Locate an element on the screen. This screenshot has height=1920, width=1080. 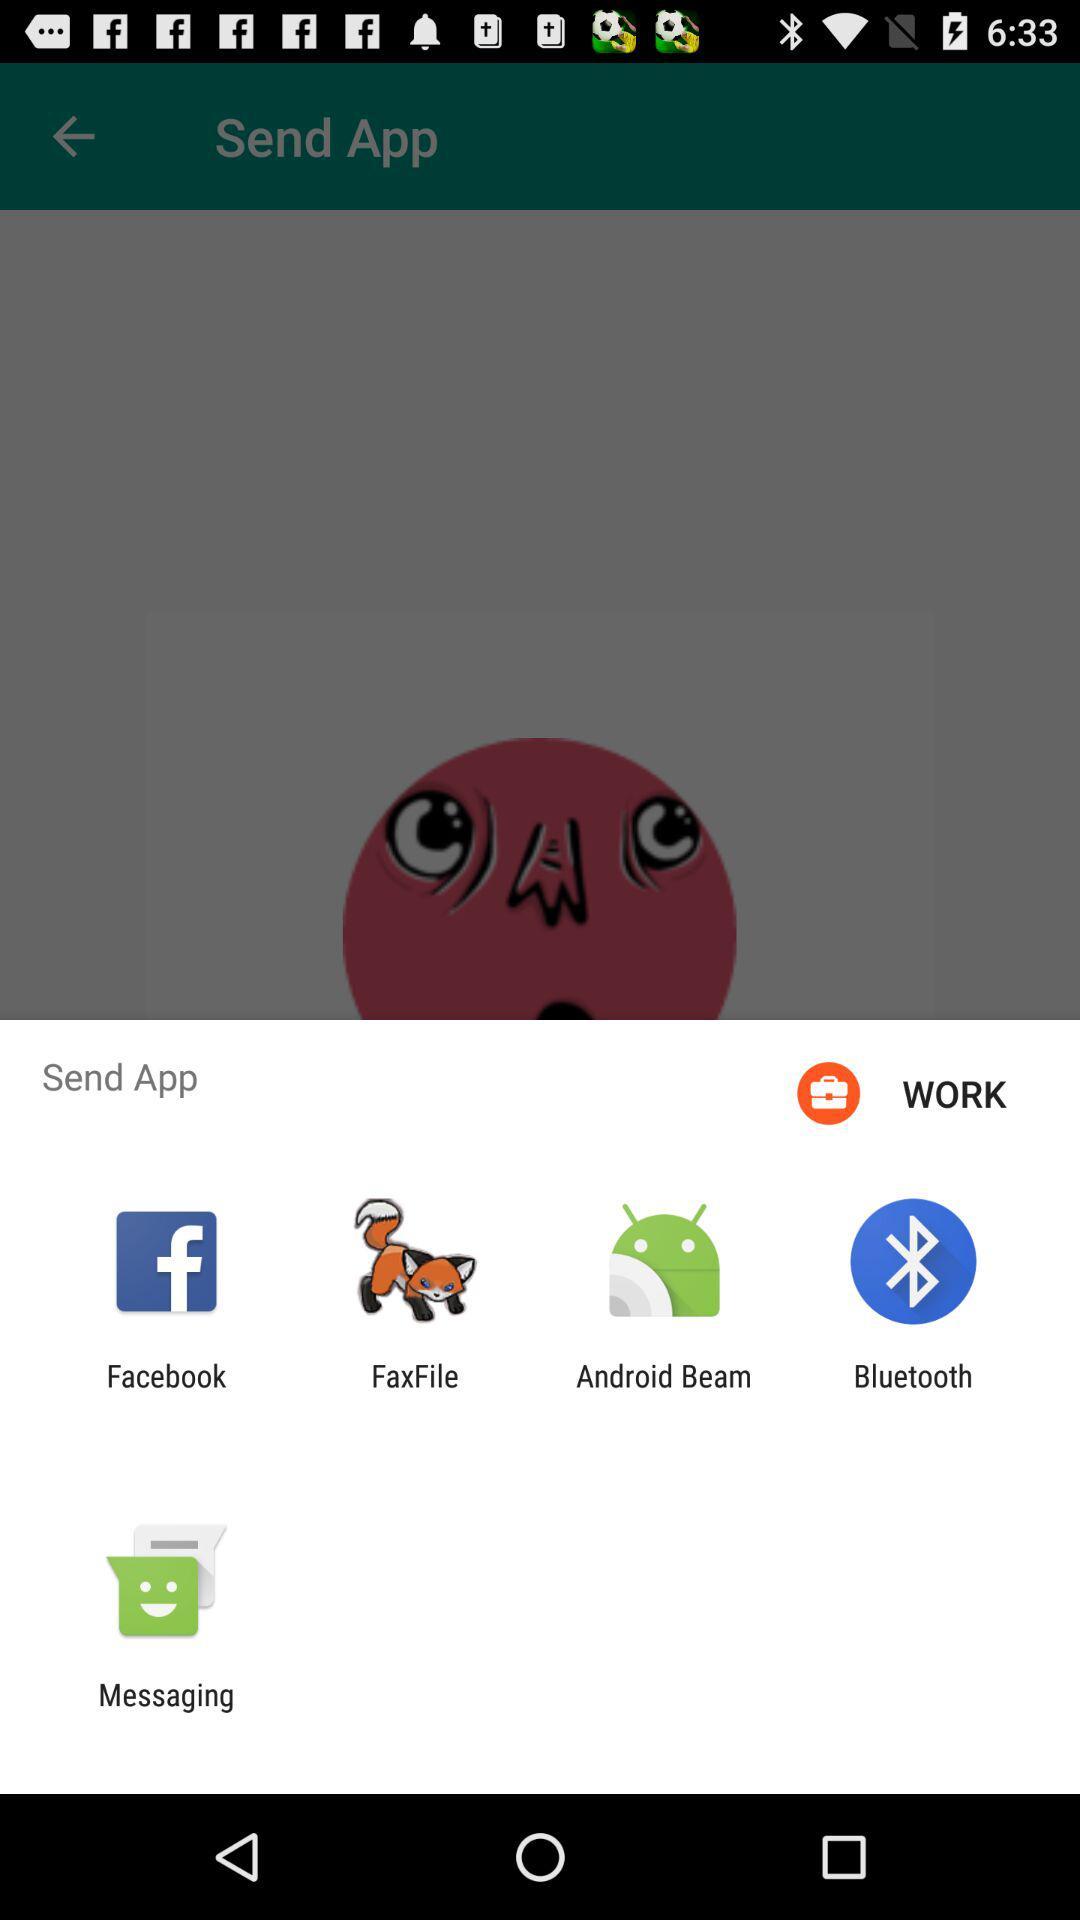
the bluetooth at the bottom right corner is located at coordinates (913, 1392).